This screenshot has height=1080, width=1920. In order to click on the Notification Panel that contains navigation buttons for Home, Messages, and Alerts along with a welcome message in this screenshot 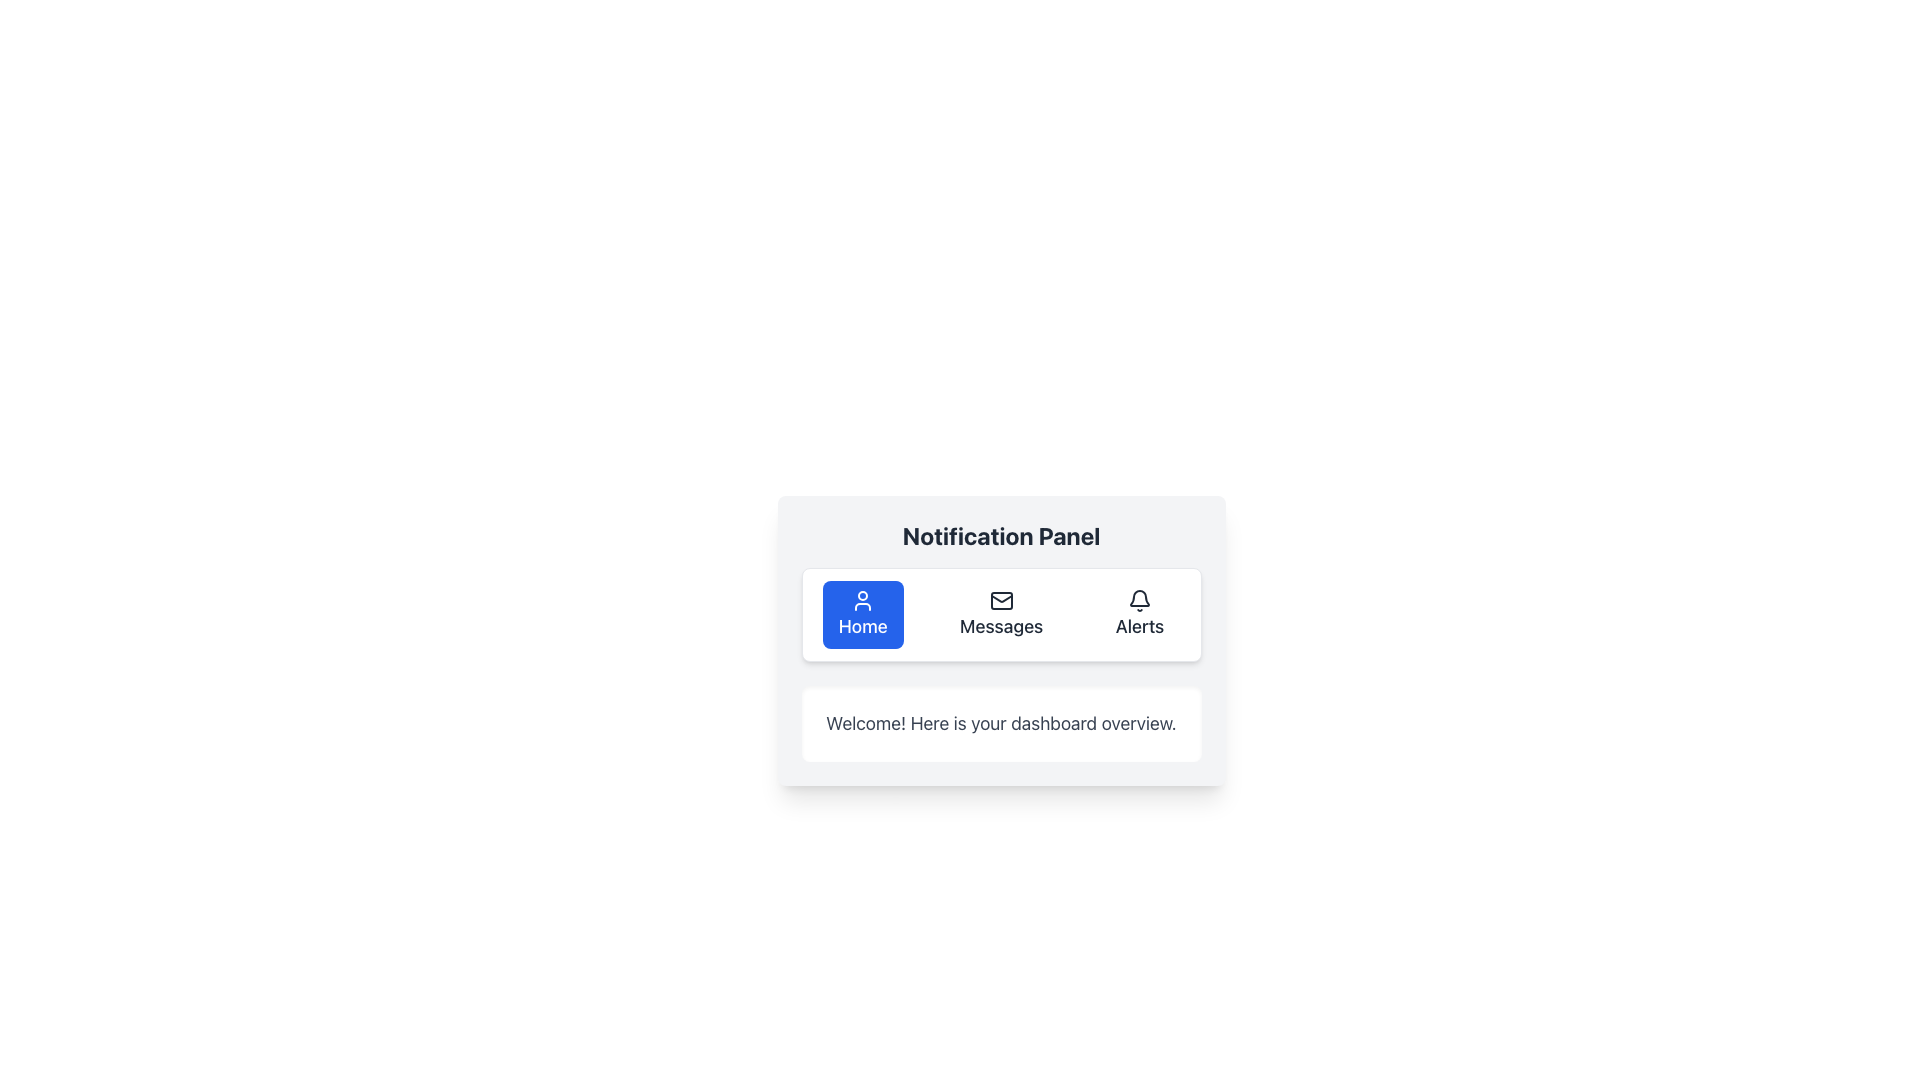, I will do `click(1001, 640)`.